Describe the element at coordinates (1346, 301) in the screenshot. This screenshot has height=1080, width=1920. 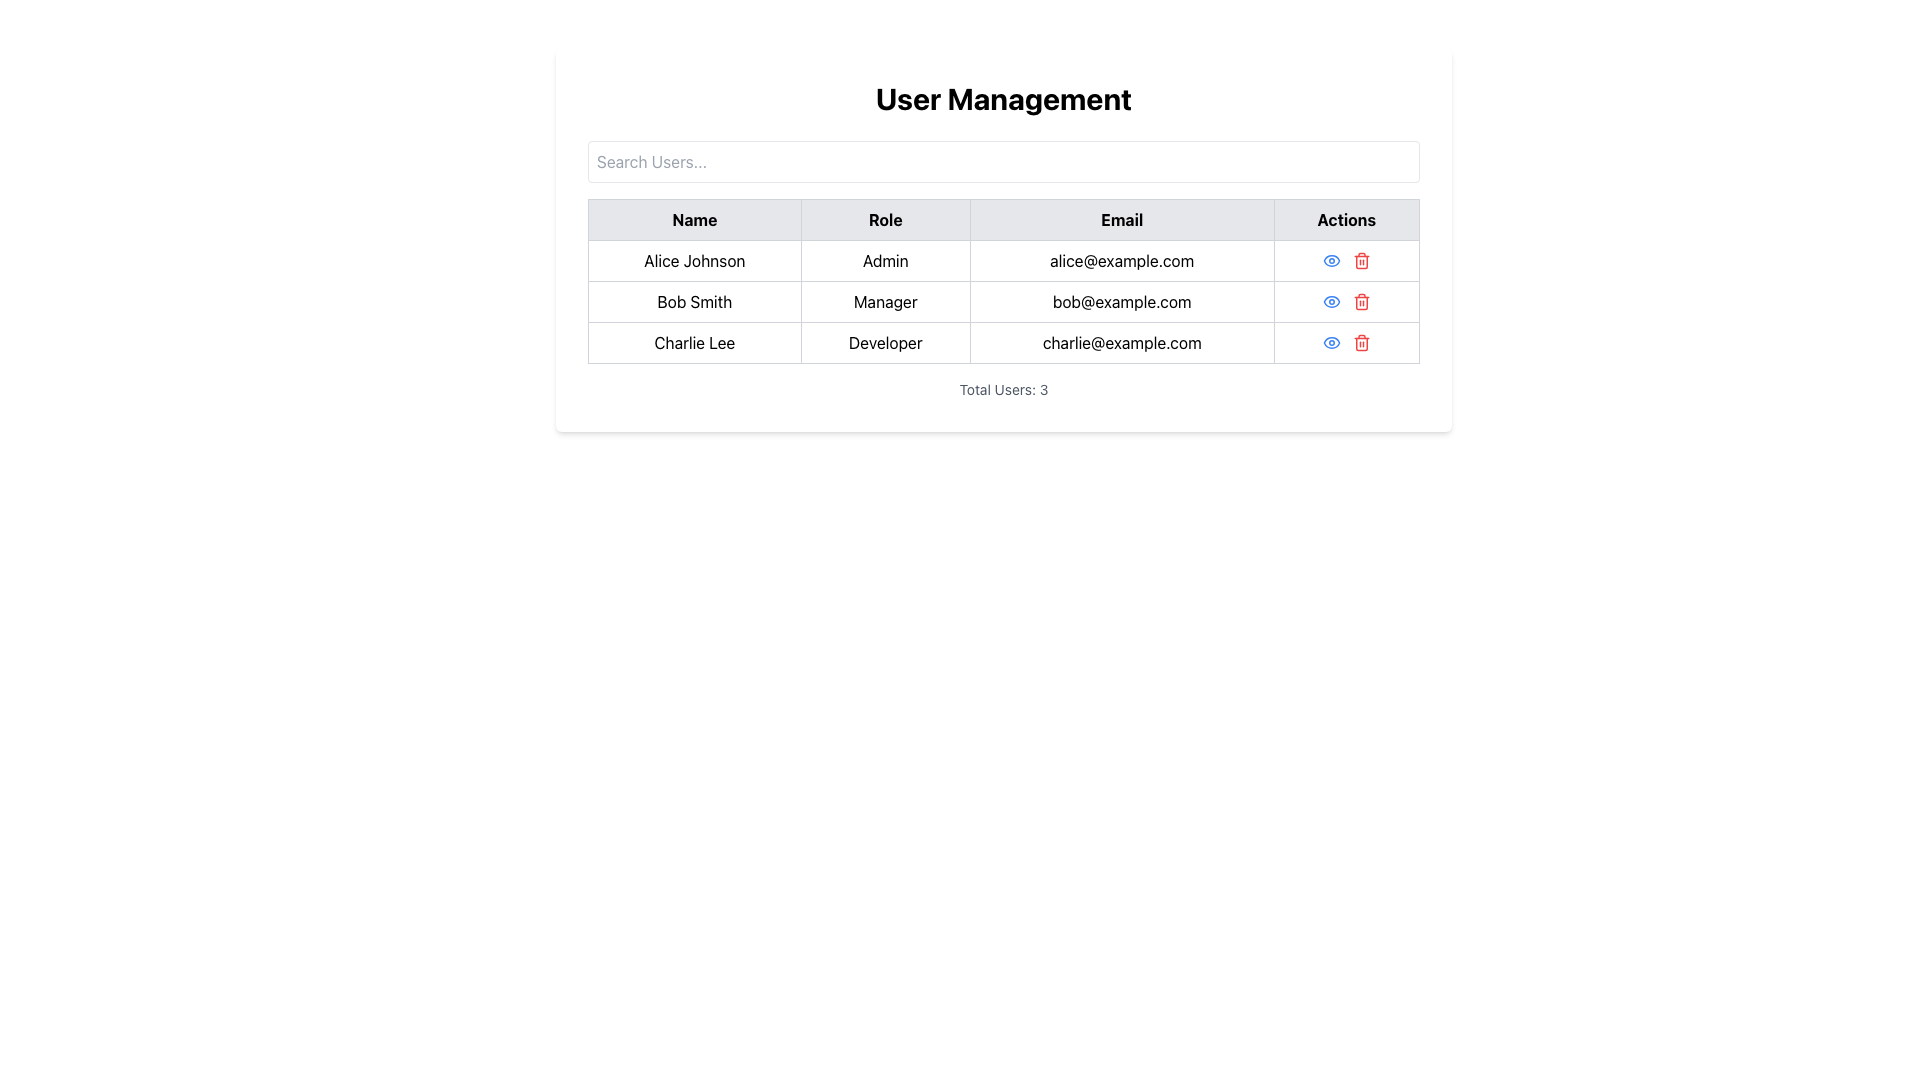
I see `the fixed-width cell in the rightmost column of the 'Actions' section for the user 'Bob Smith' to interact with the integrated interactive buttons` at that location.